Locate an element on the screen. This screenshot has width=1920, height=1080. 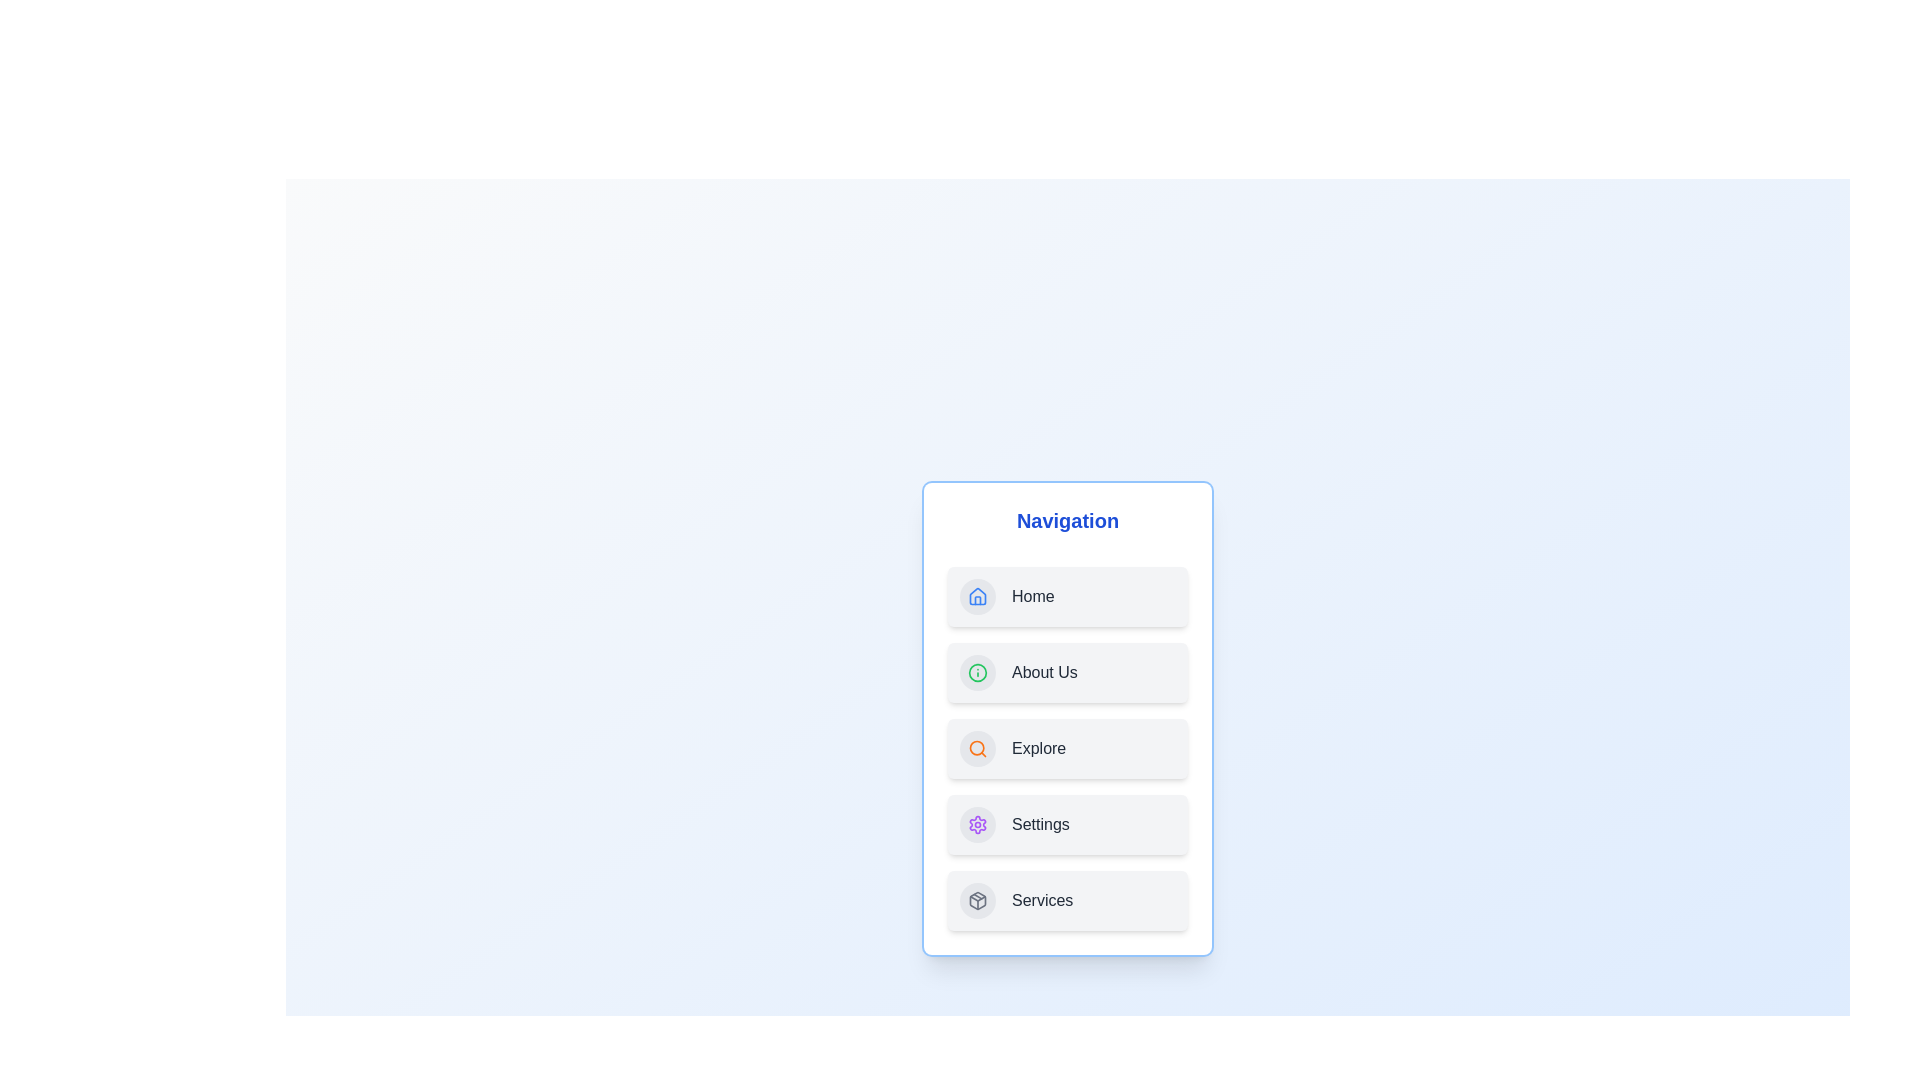
the navigation item labeled Settings is located at coordinates (1067, 825).